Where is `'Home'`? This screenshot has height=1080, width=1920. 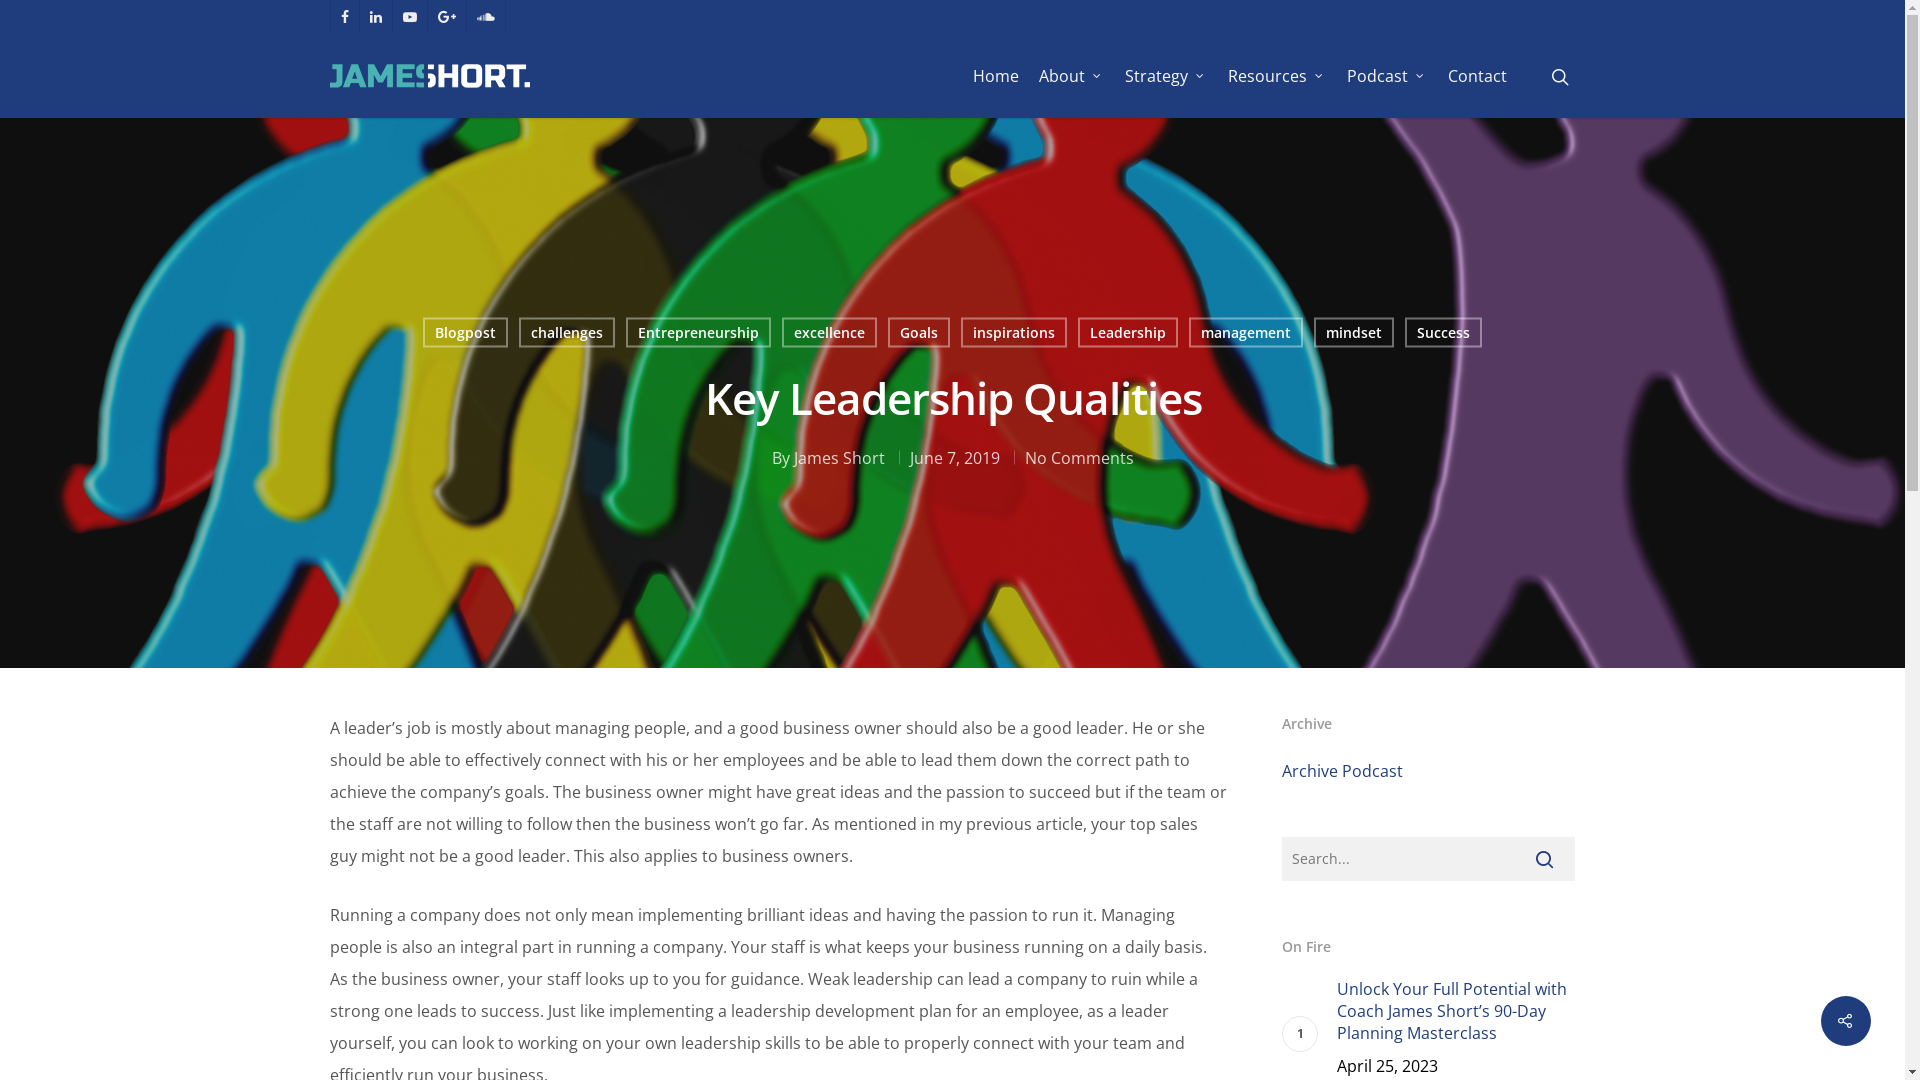 'Home' is located at coordinates (996, 75).